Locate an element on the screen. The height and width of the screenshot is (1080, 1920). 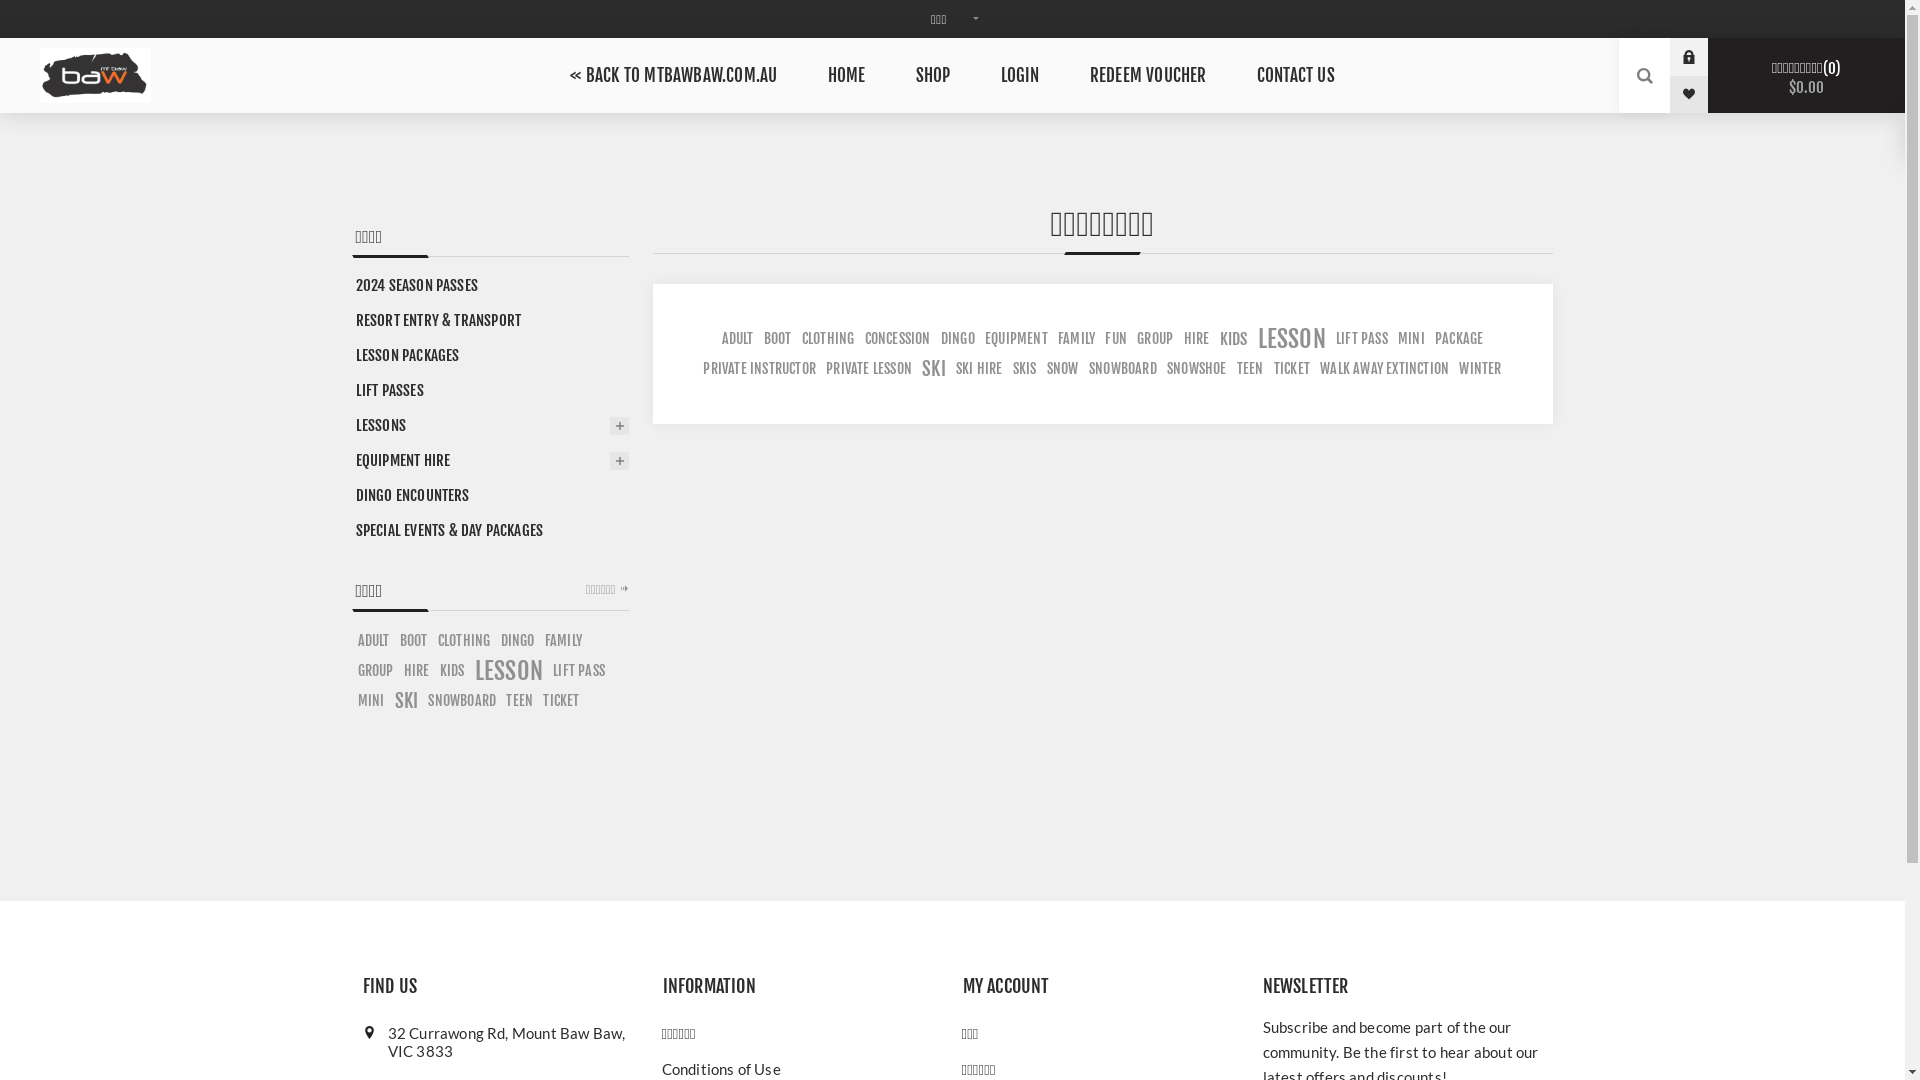
'SKI' is located at coordinates (394, 700).